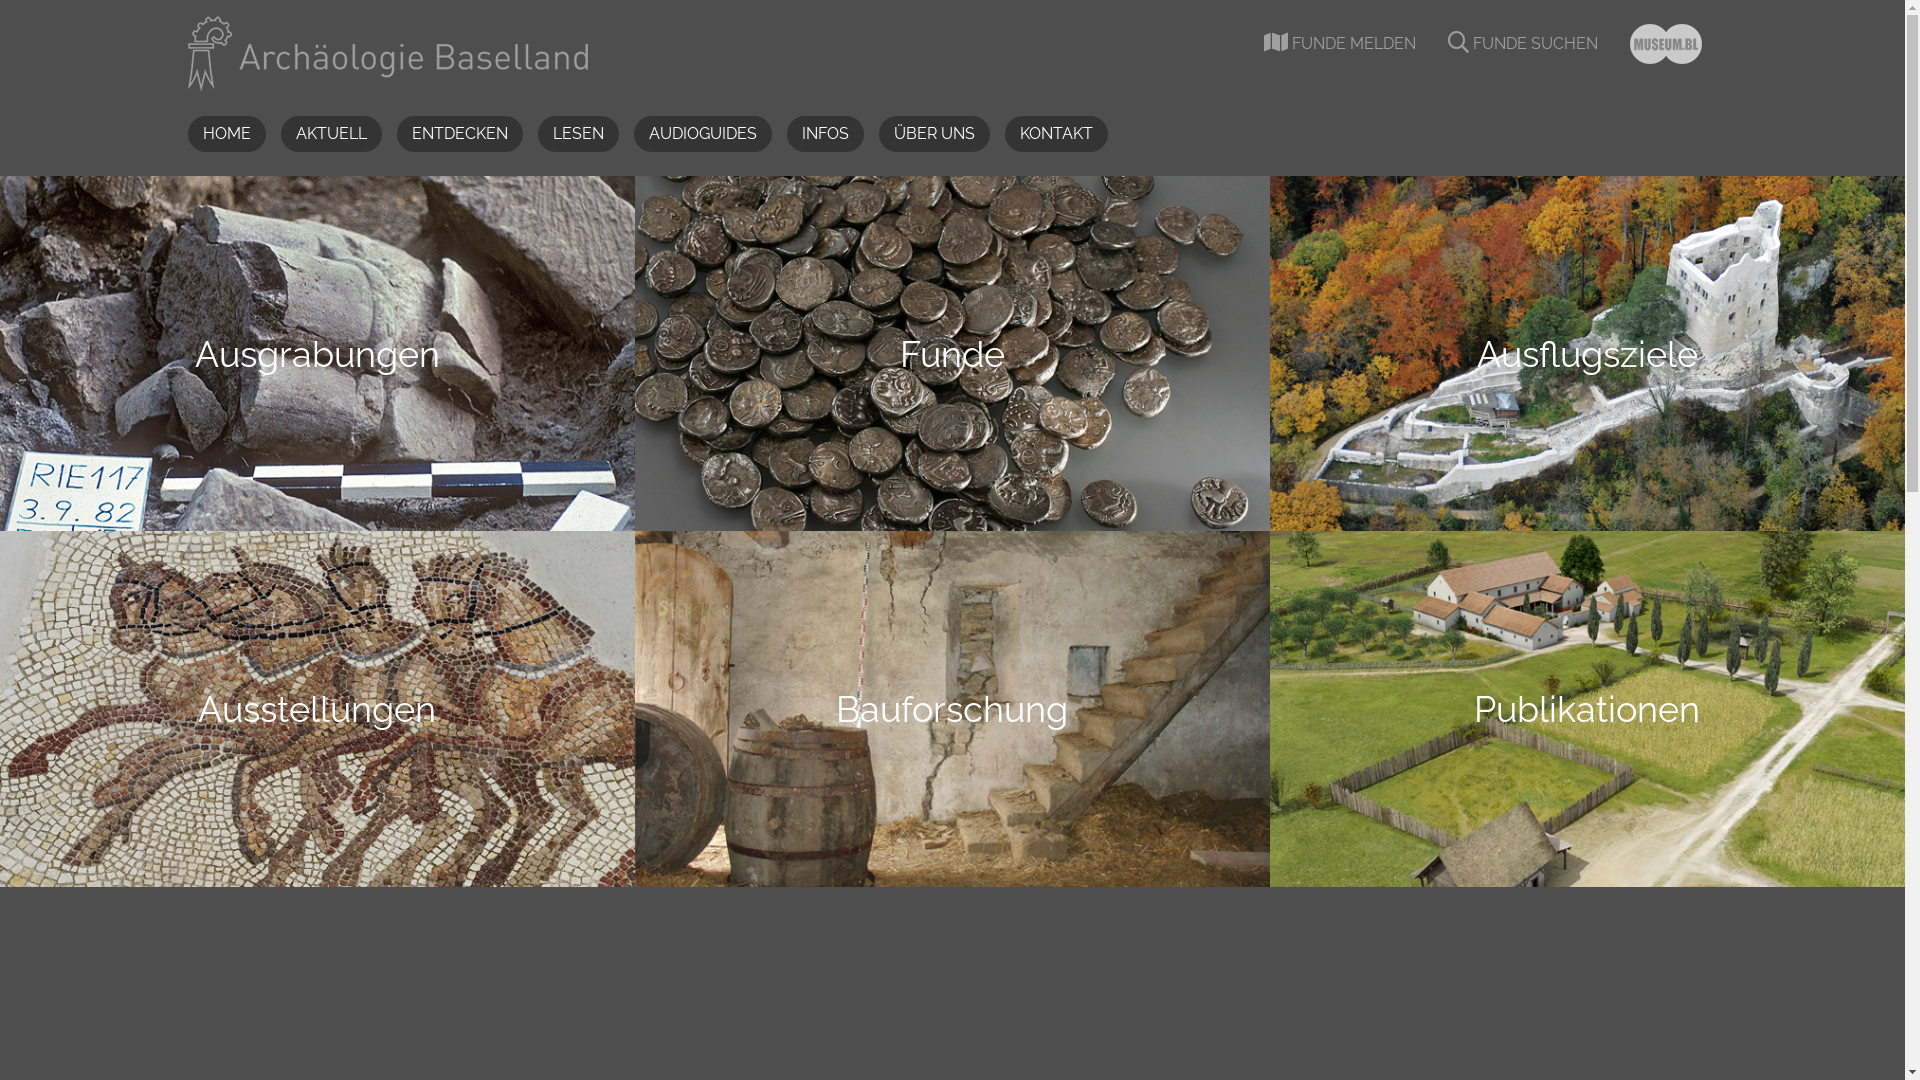  What do you see at coordinates (951, 352) in the screenshot?
I see `'Funde'` at bounding box center [951, 352].